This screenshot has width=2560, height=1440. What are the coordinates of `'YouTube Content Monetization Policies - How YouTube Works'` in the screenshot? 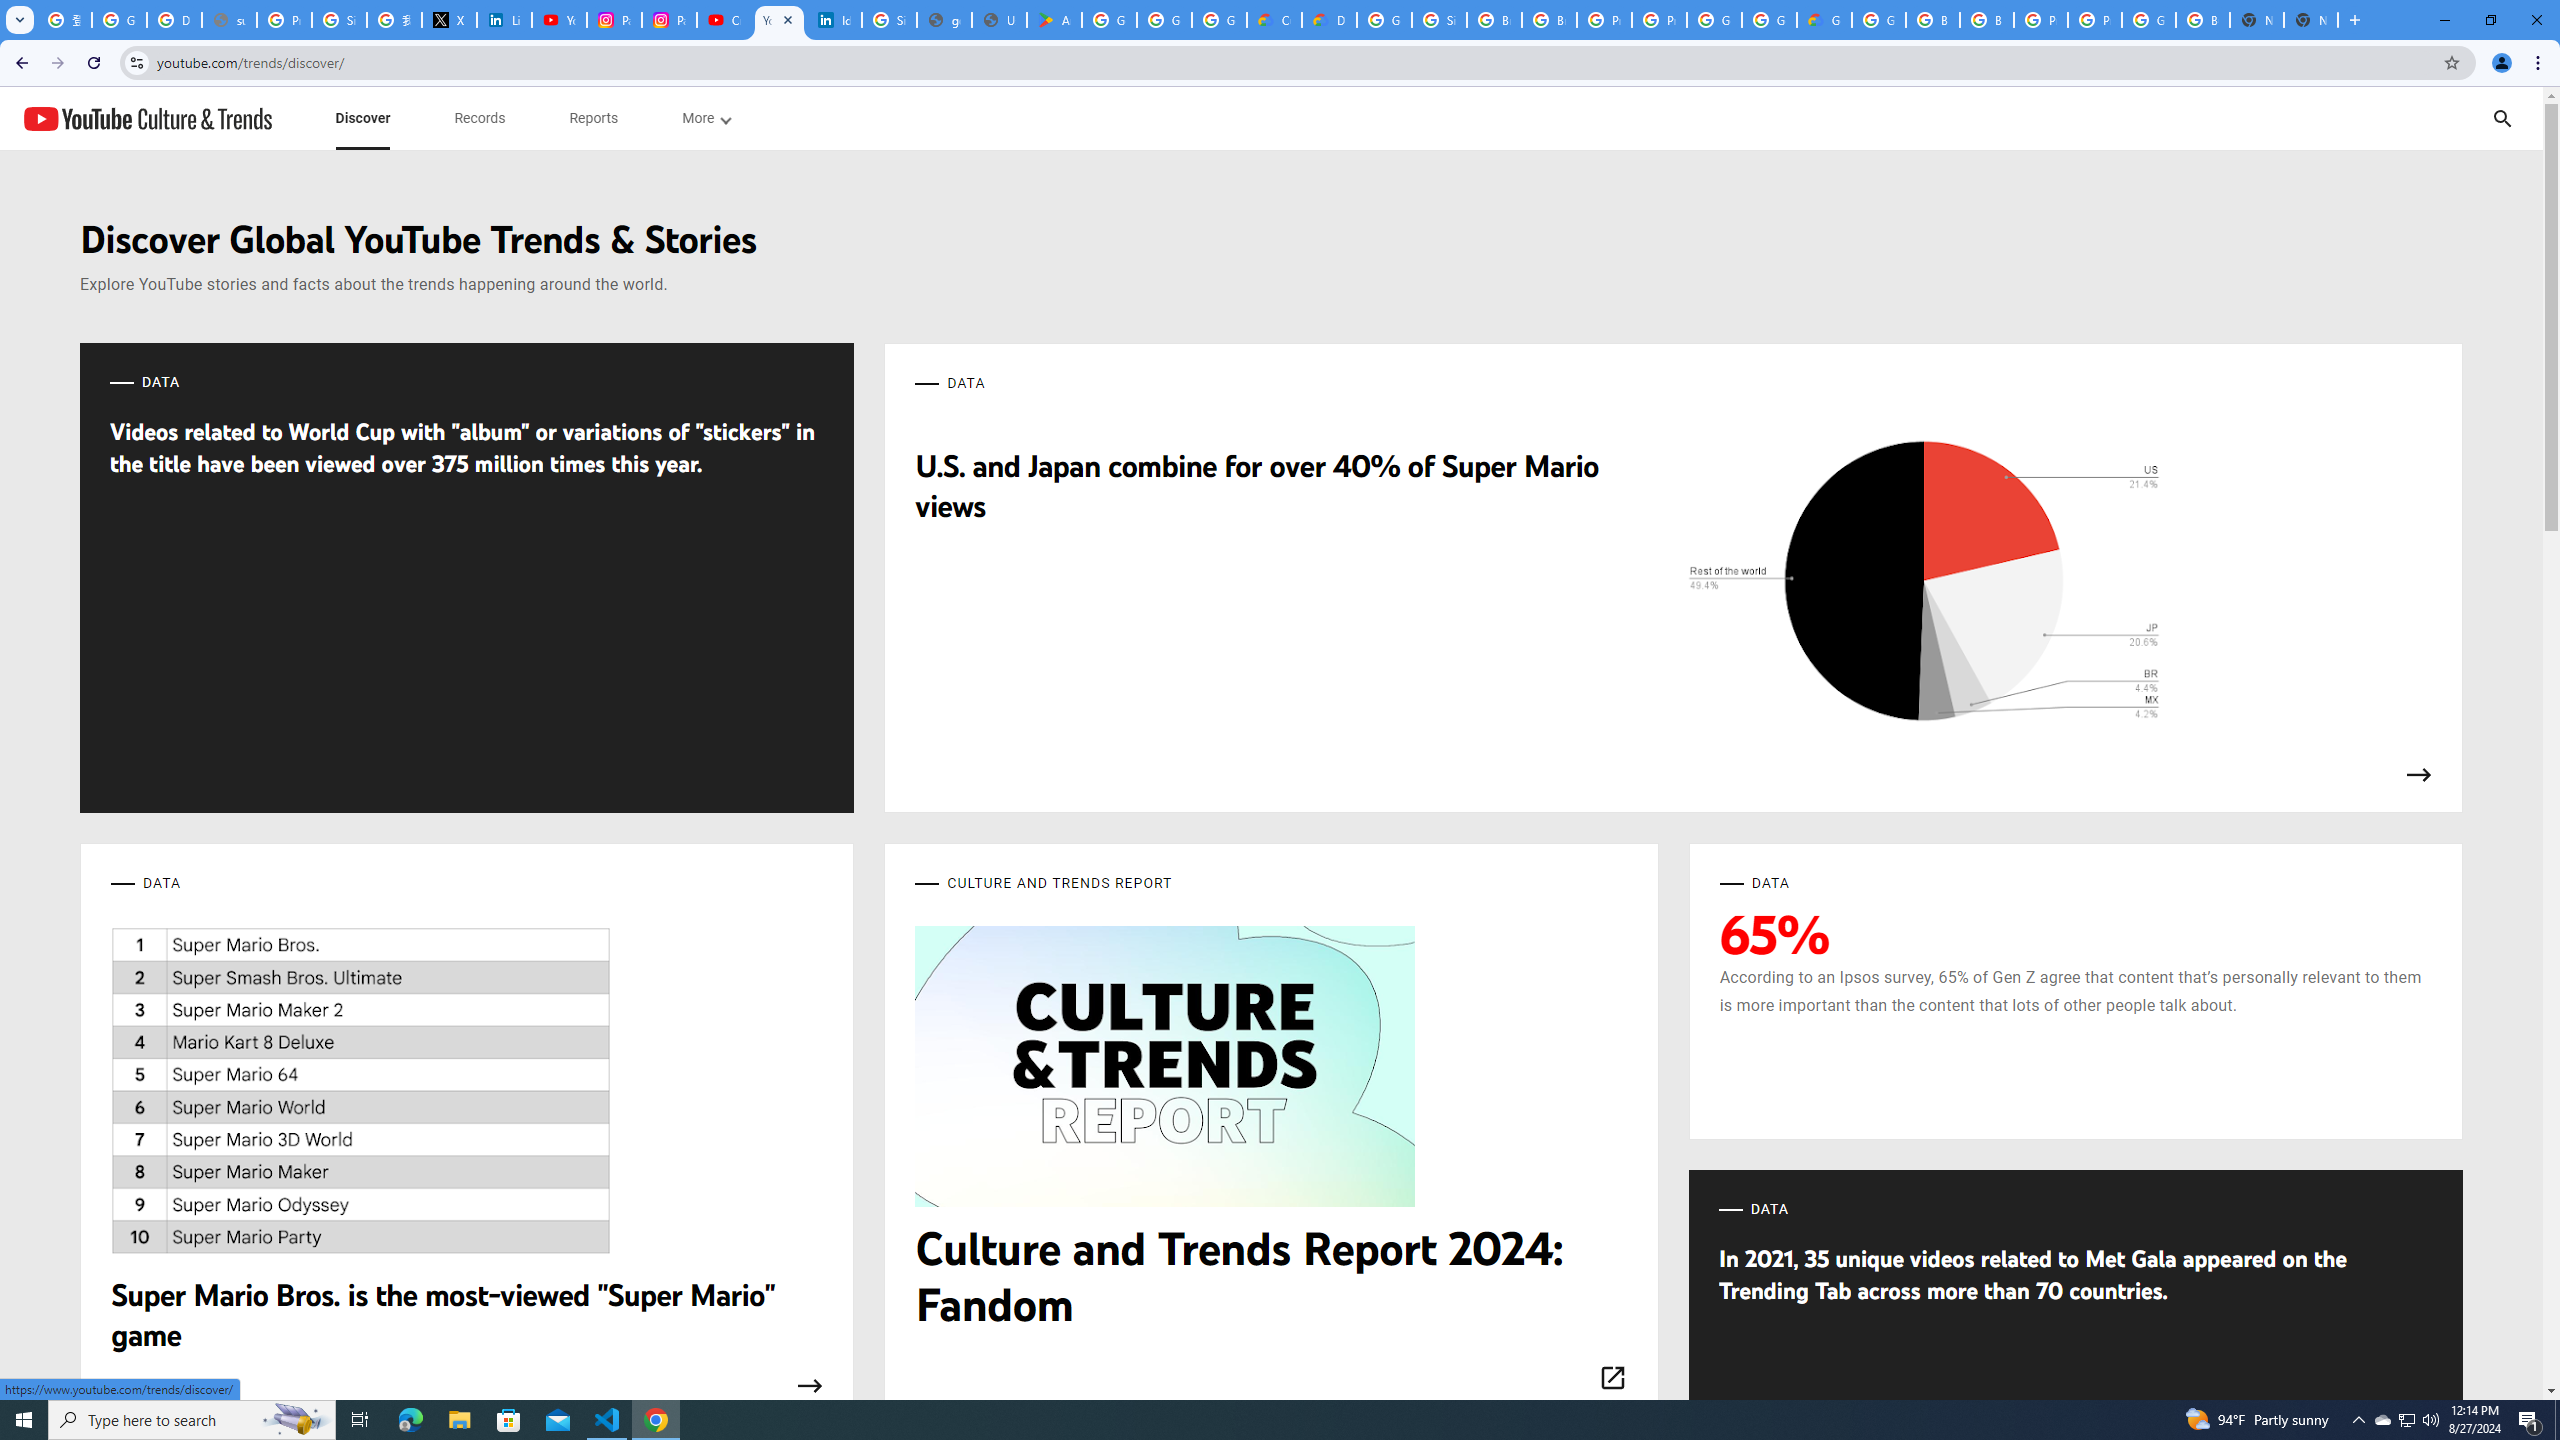 It's located at (558, 19).